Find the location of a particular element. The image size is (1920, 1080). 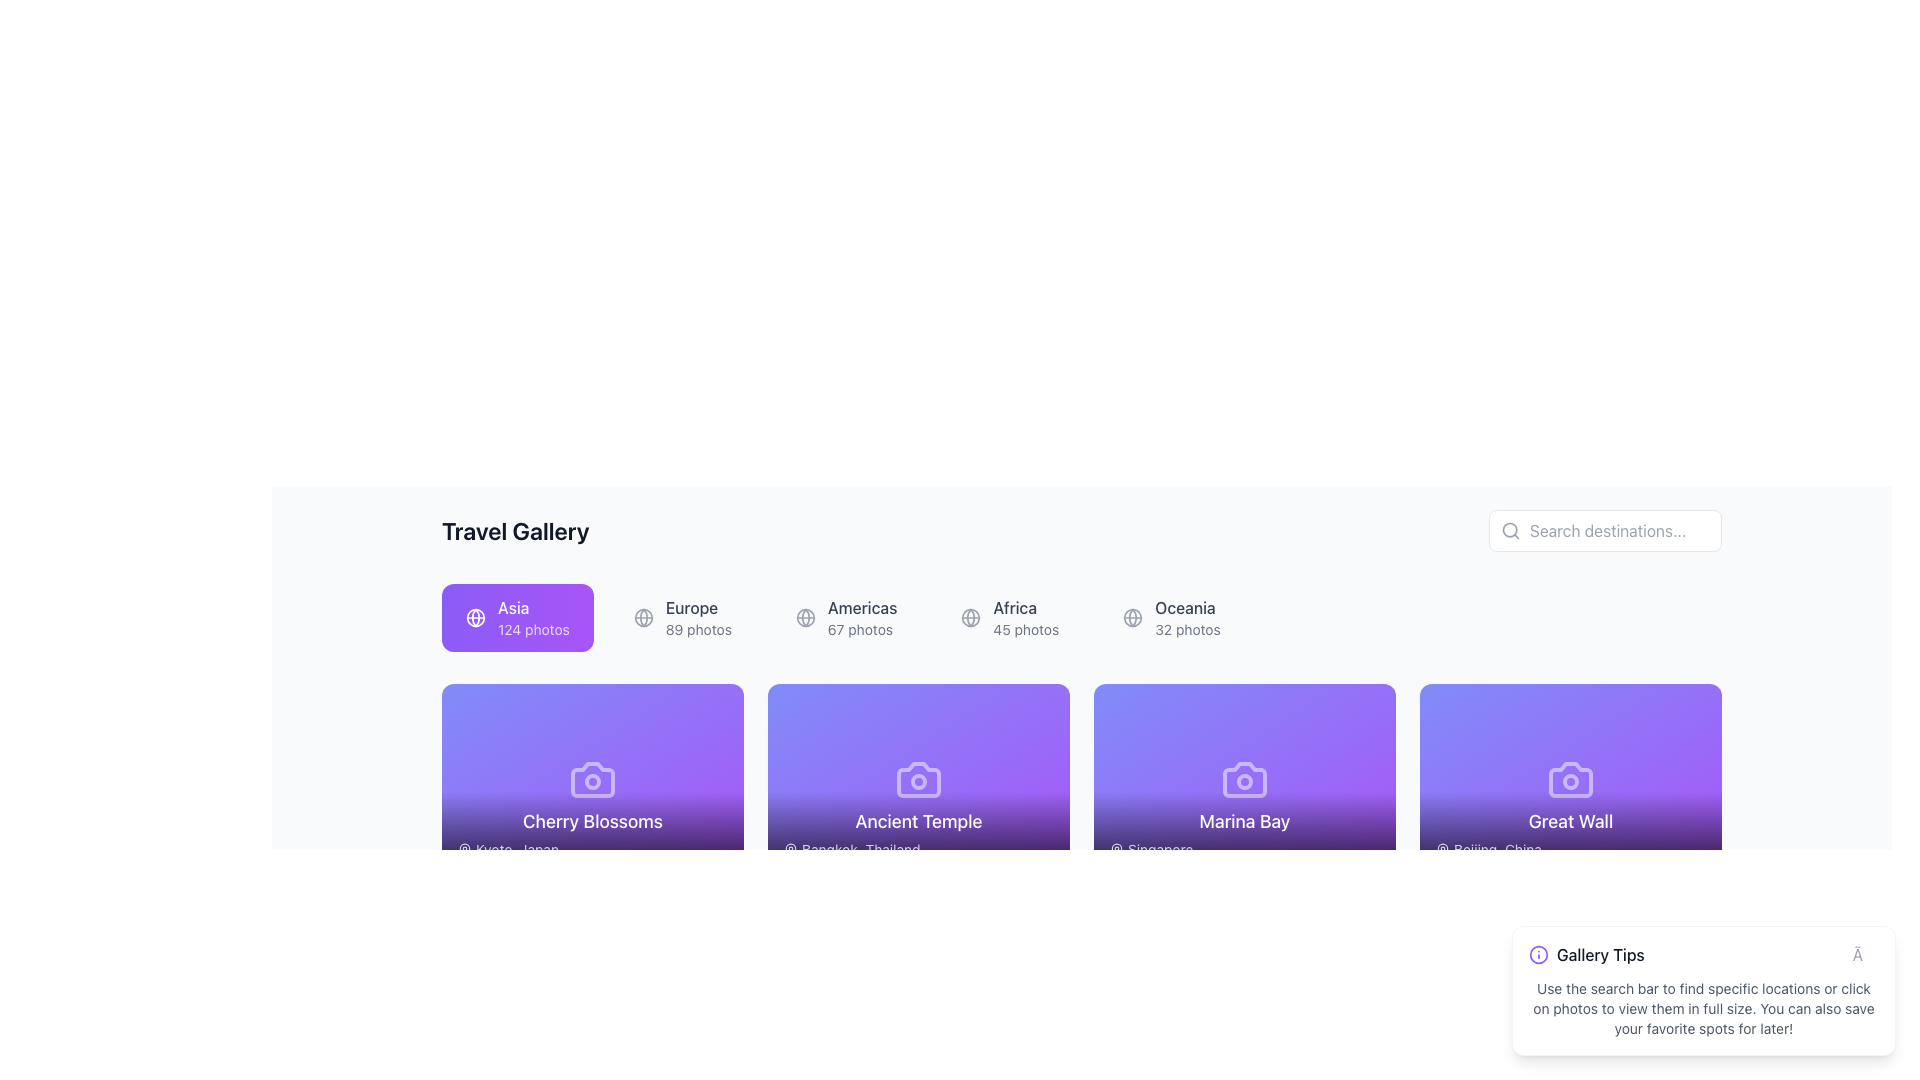

the image icon representing the 'Great Wall' card, located on the far right of the second row in the gallery grid is located at coordinates (1569, 778).